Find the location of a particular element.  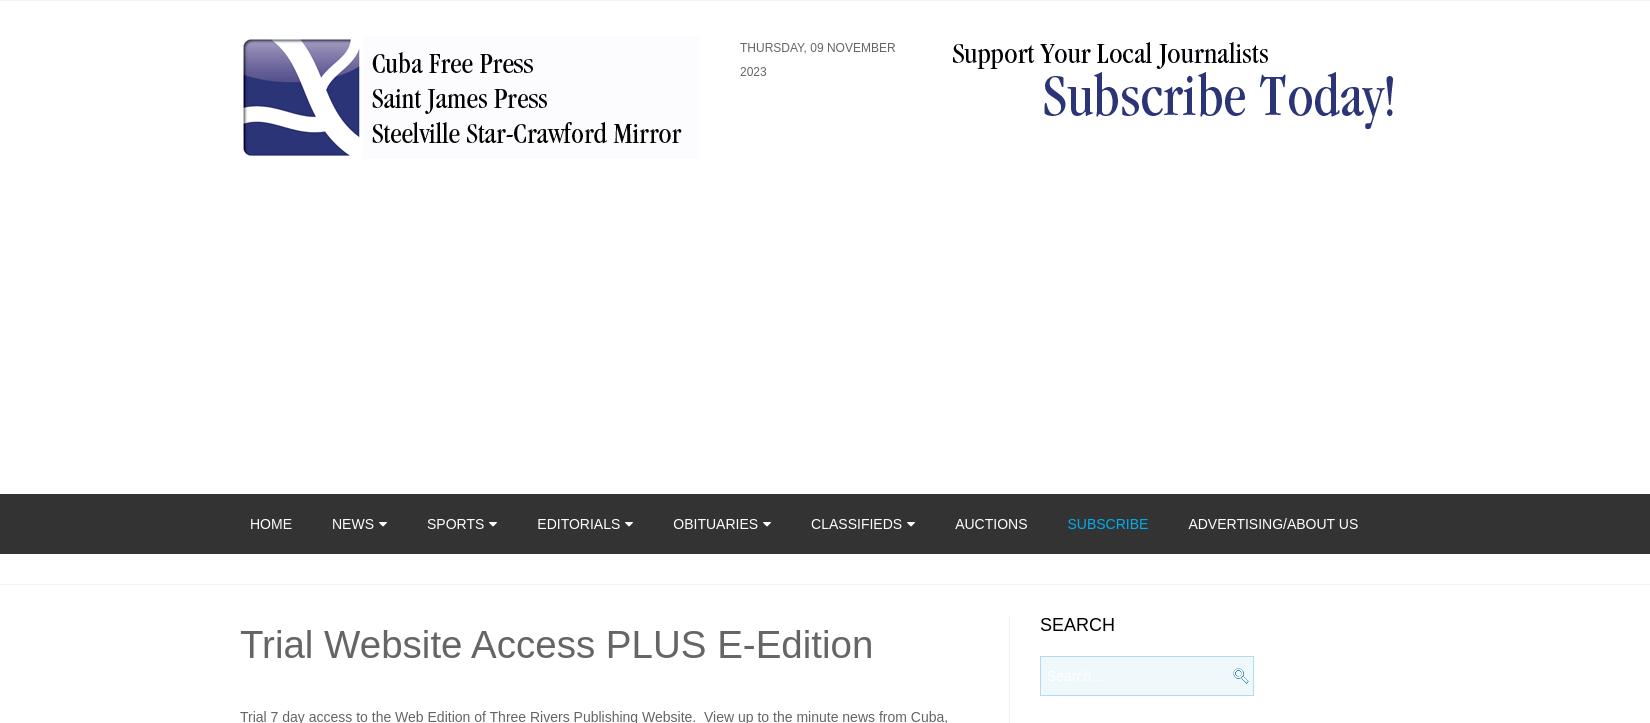

'Thursday, 09 November 2023' is located at coordinates (816, 60).